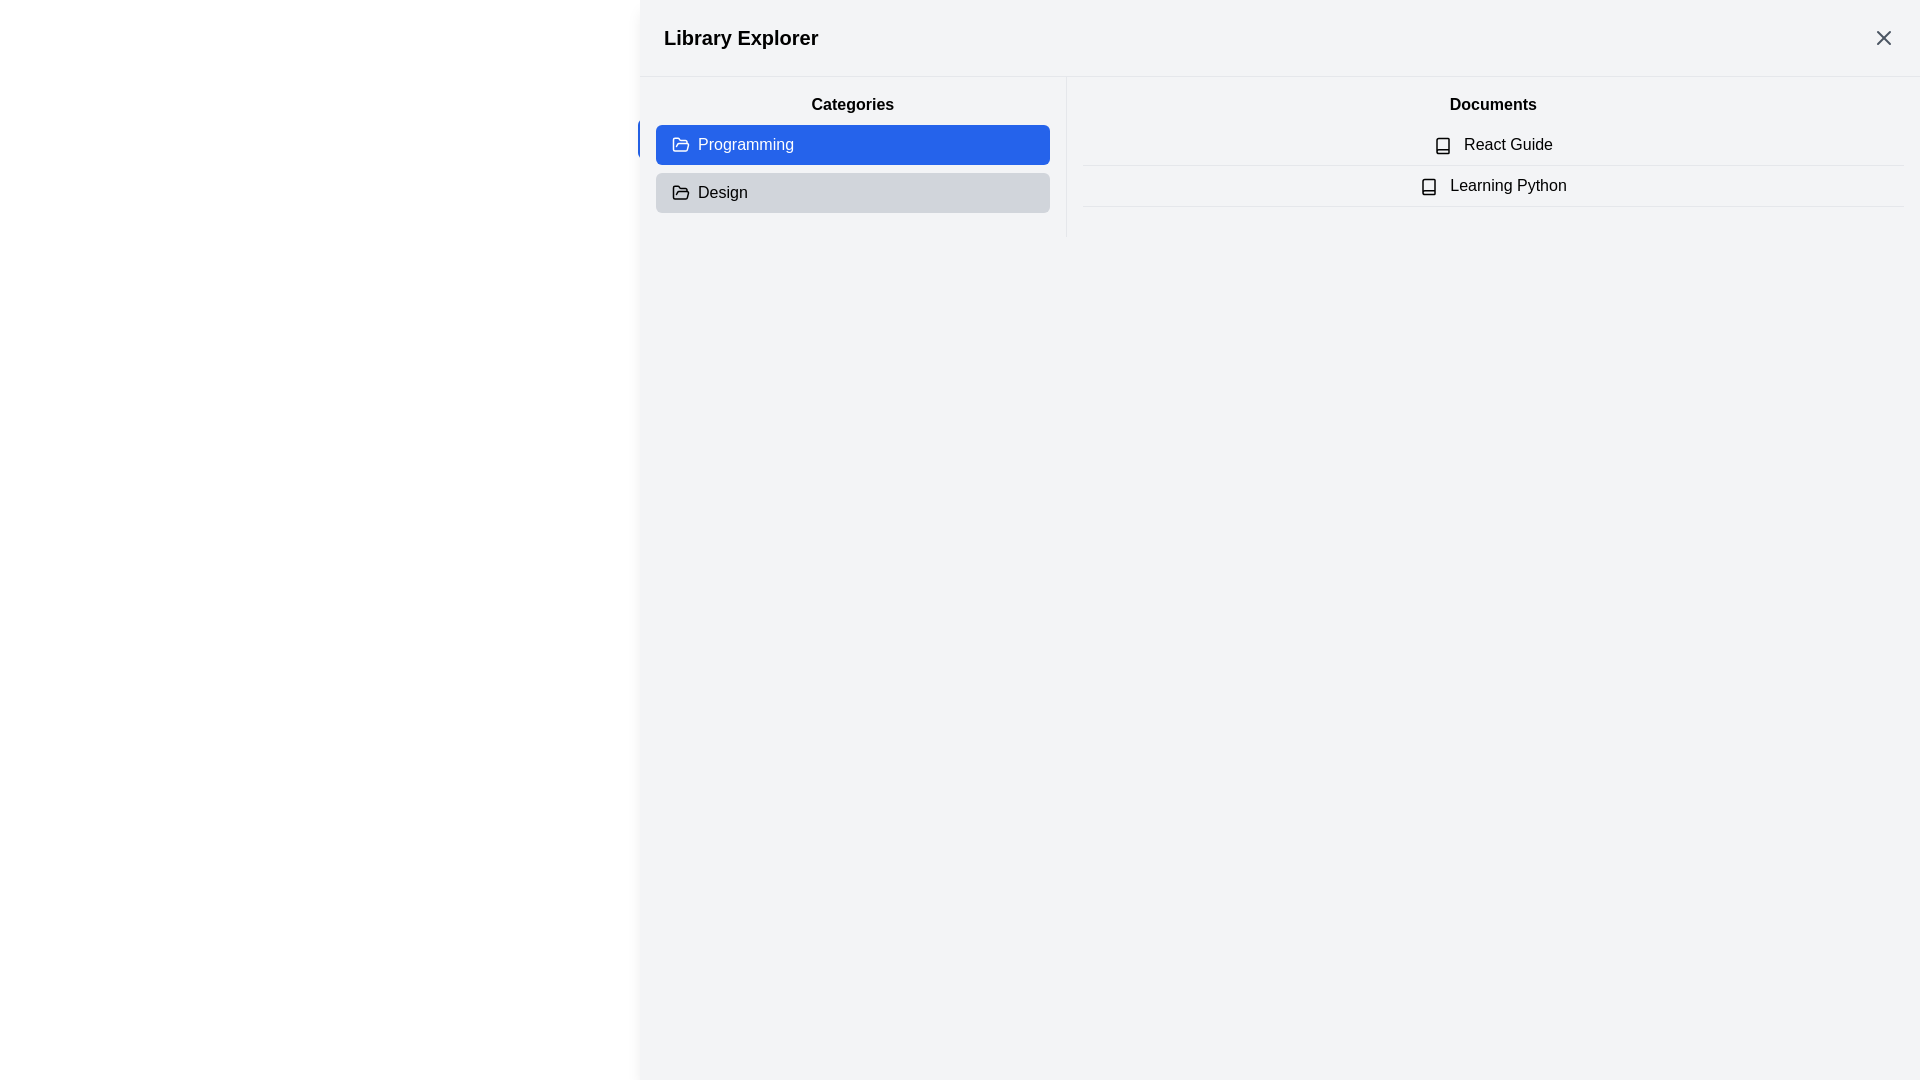 This screenshot has width=1920, height=1080. I want to click on the book icon in the 'Documents' section, which contains the titles 'React Guide' and 'Learning Python', so click(1492, 156).